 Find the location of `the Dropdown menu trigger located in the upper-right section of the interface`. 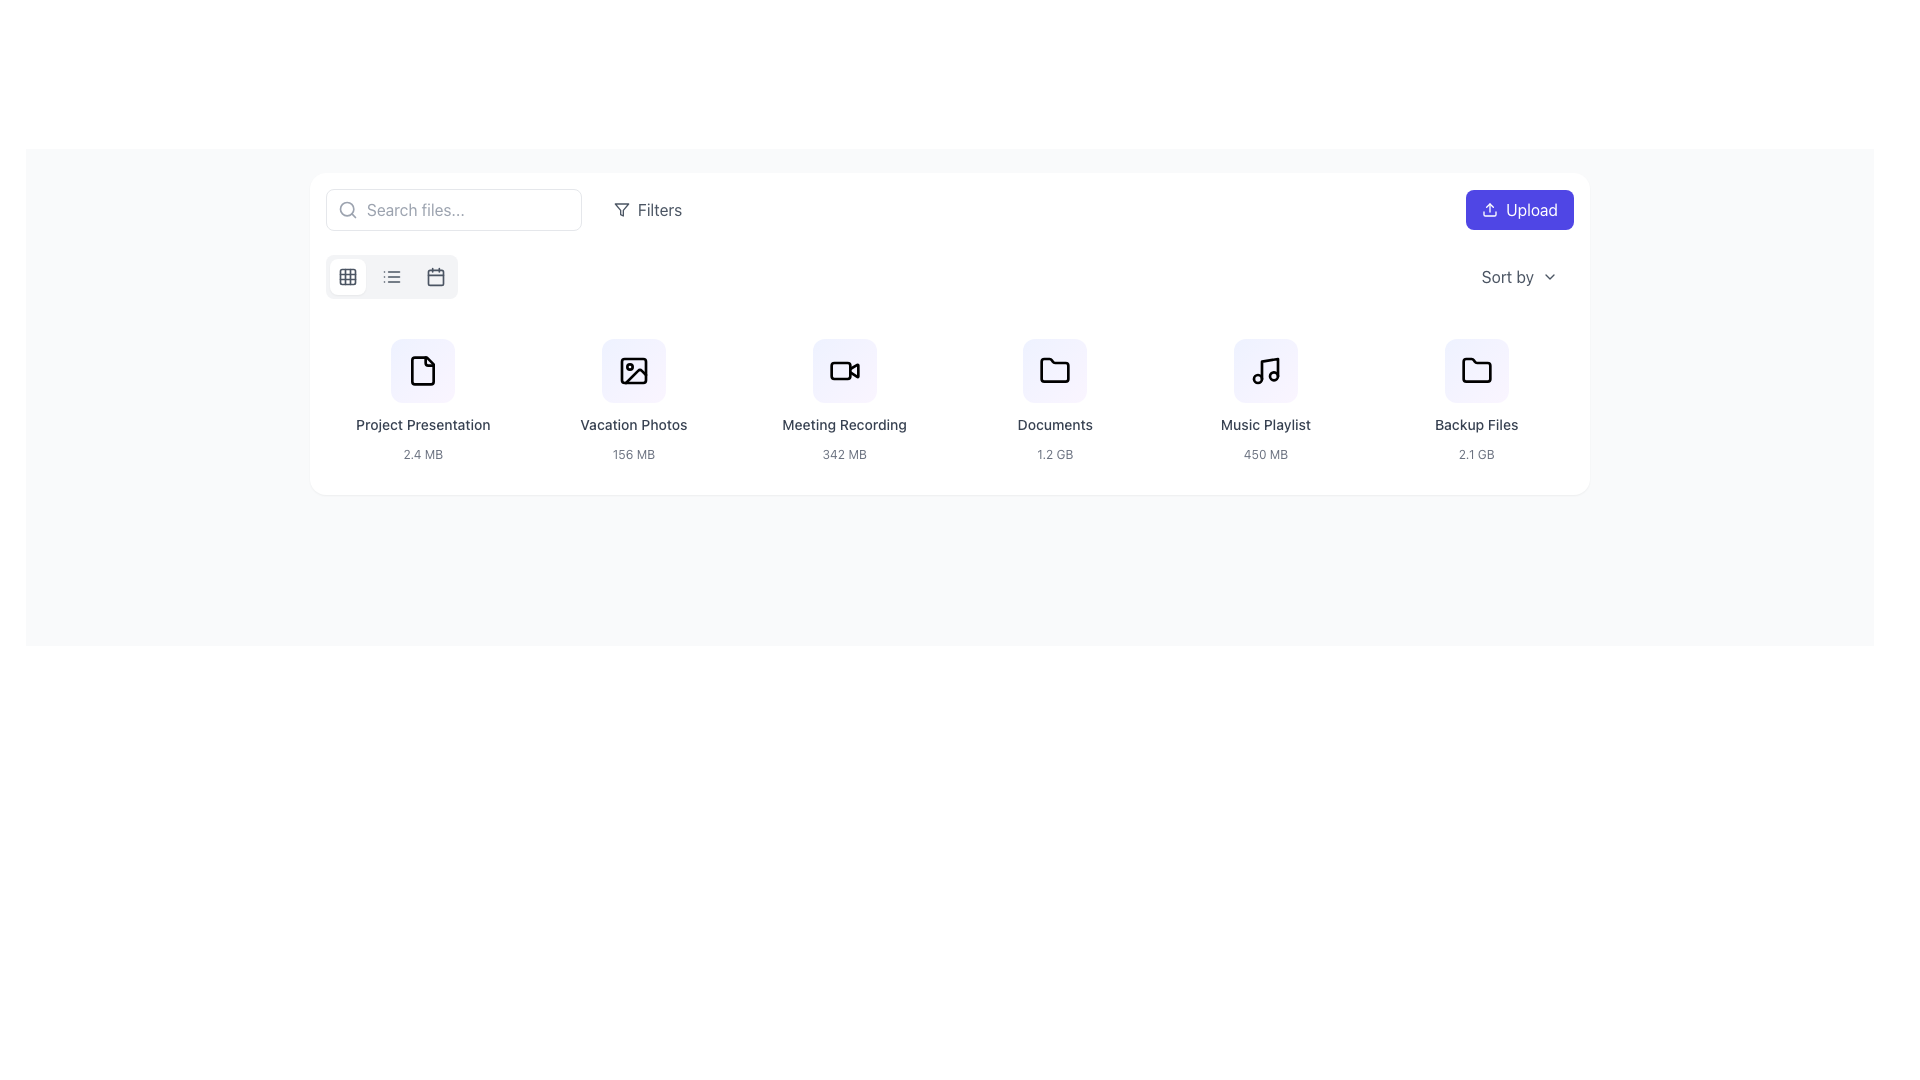

the Dropdown menu trigger located in the upper-right section of the interface is located at coordinates (1519, 277).